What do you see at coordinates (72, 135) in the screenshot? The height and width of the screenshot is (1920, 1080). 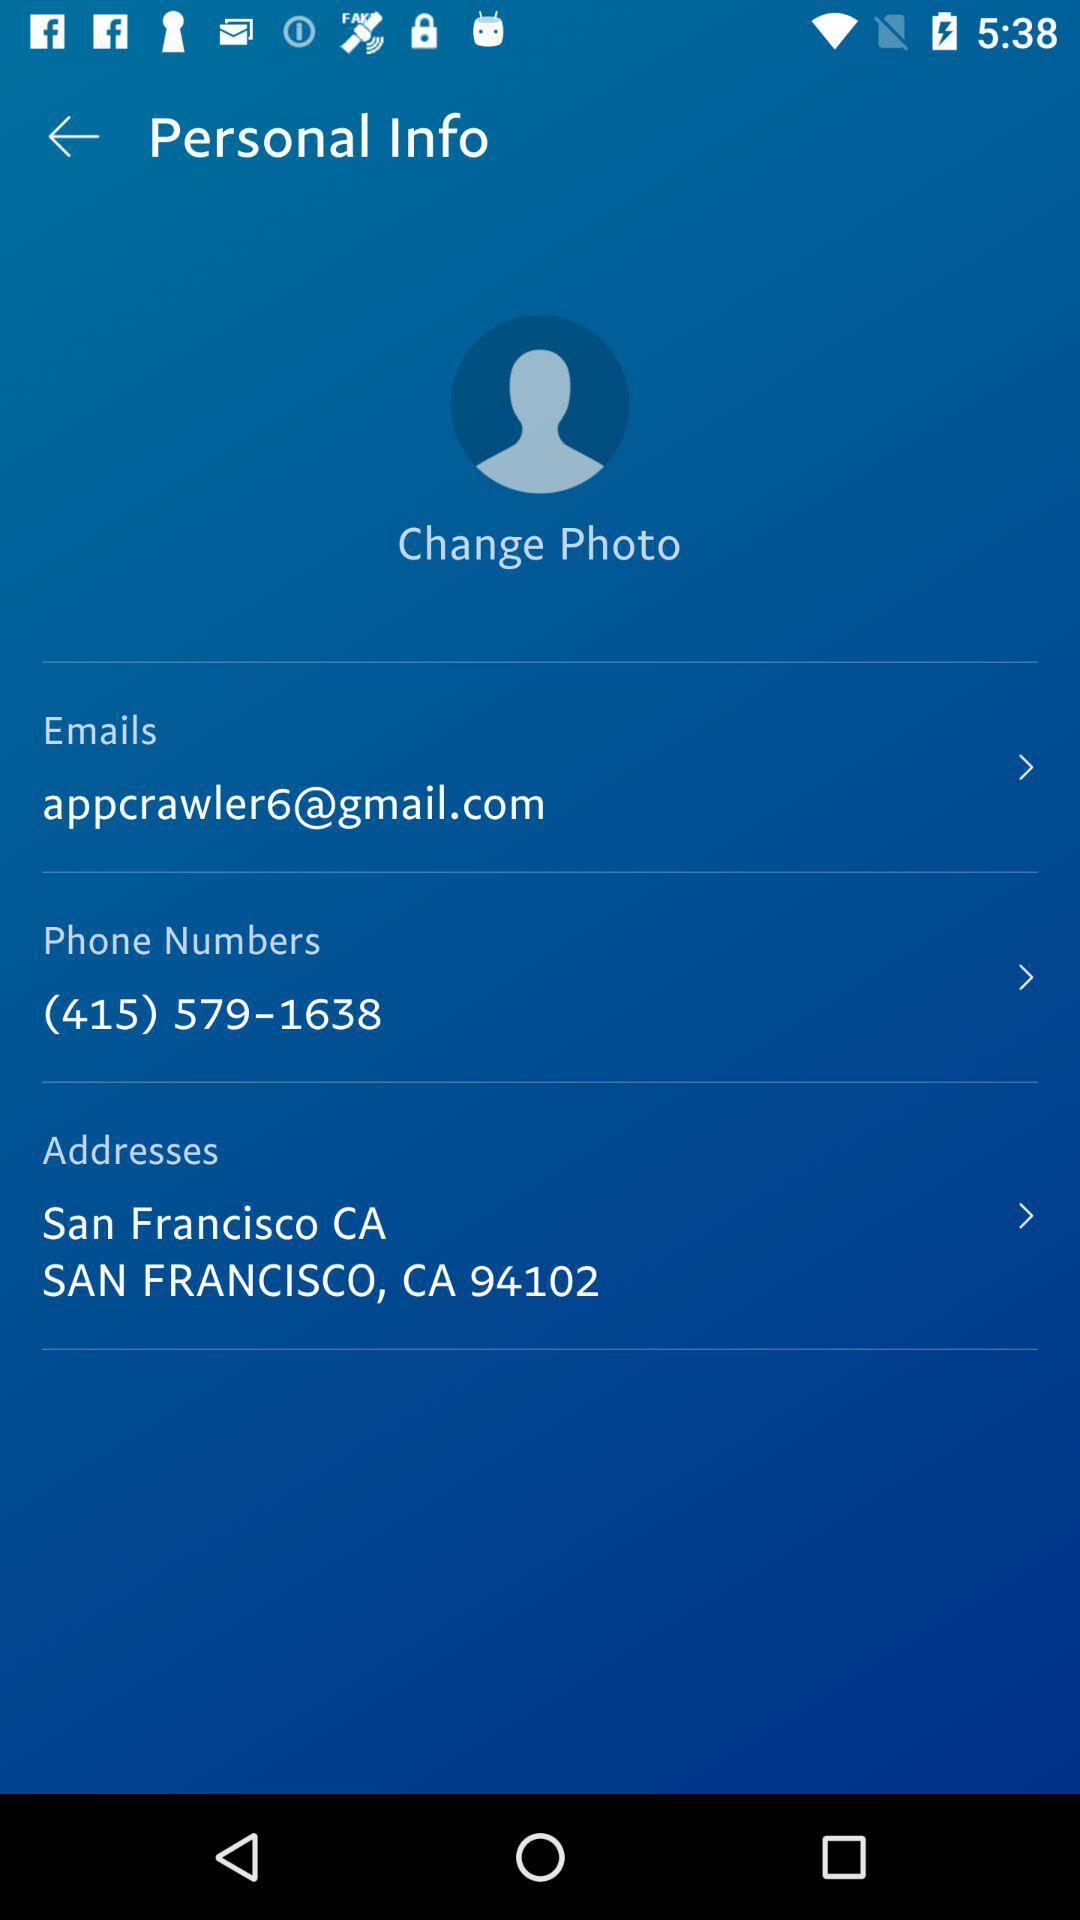 I see `the item to the left of the personal info` at bounding box center [72, 135].